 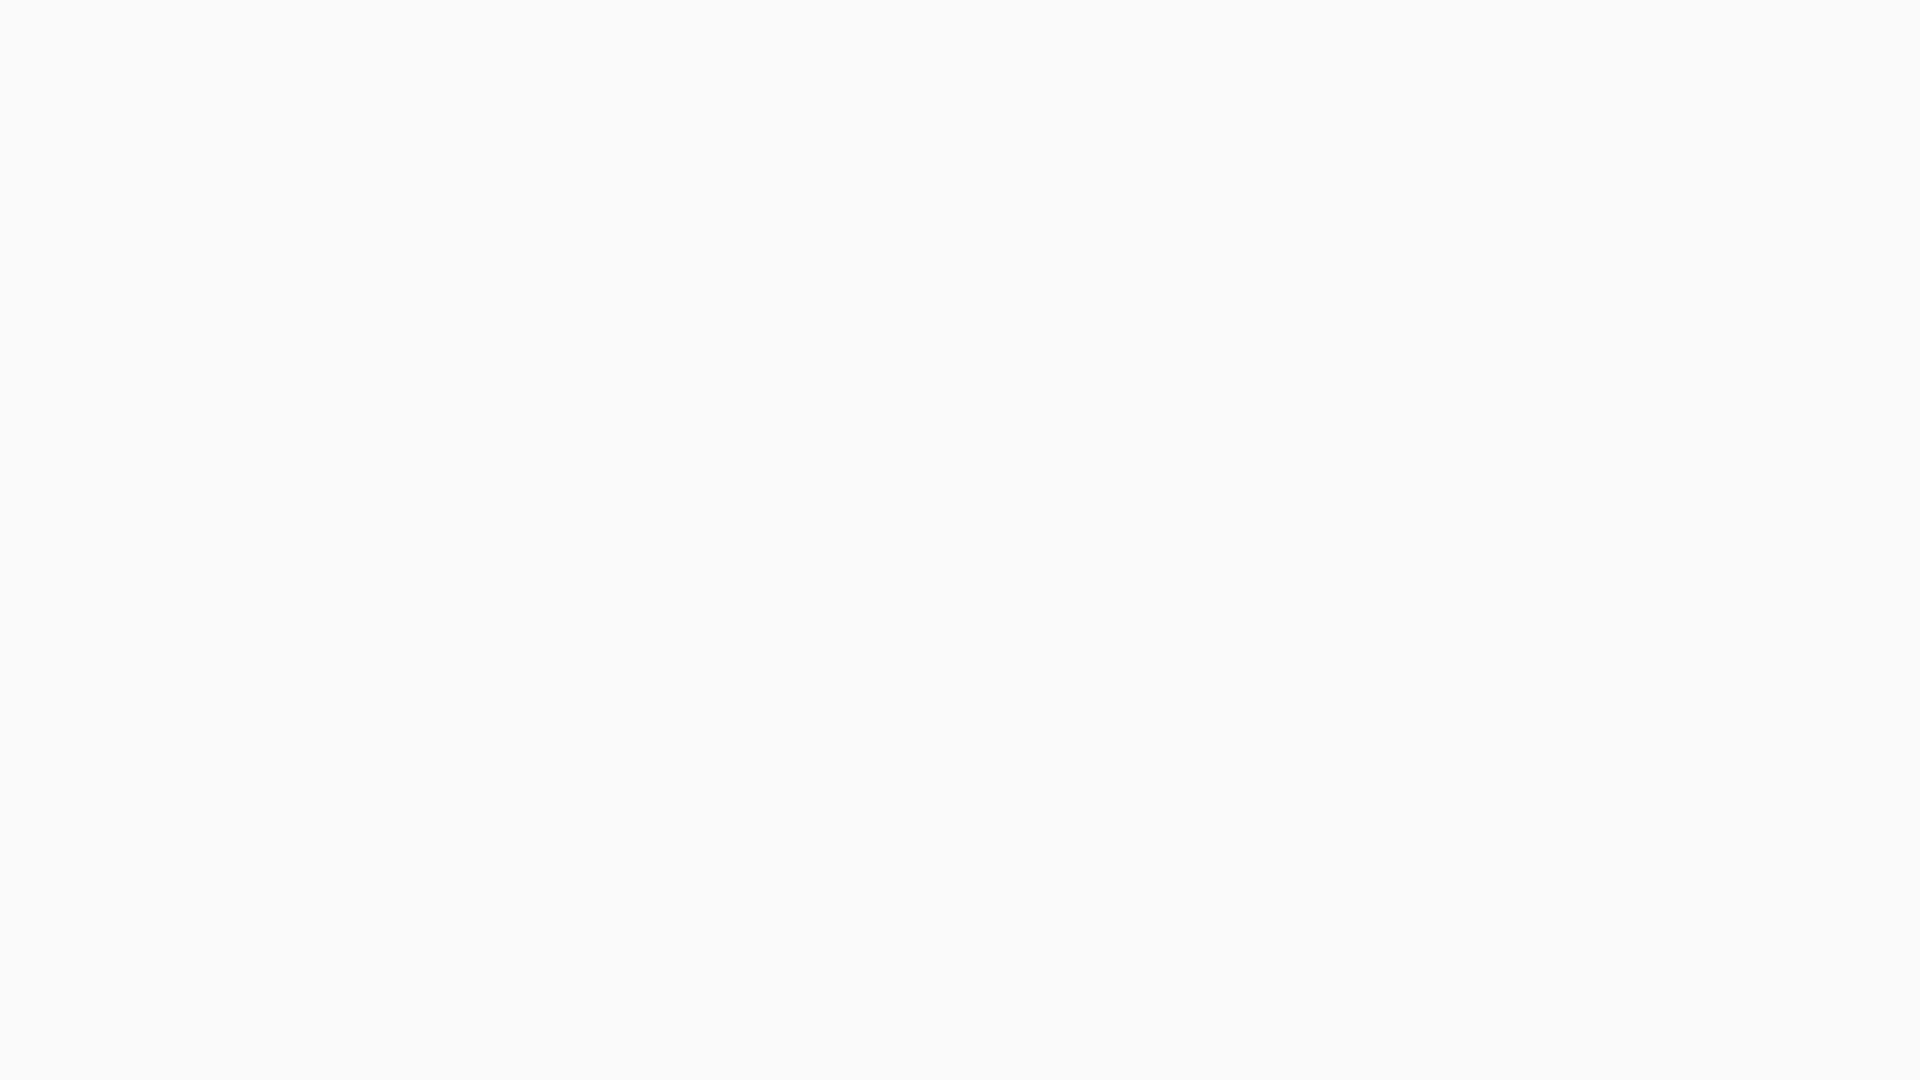 What do you see at coordinates (180, 189) in the screenshot?
I see `Staying Safe` at bounding box center [180, 189].